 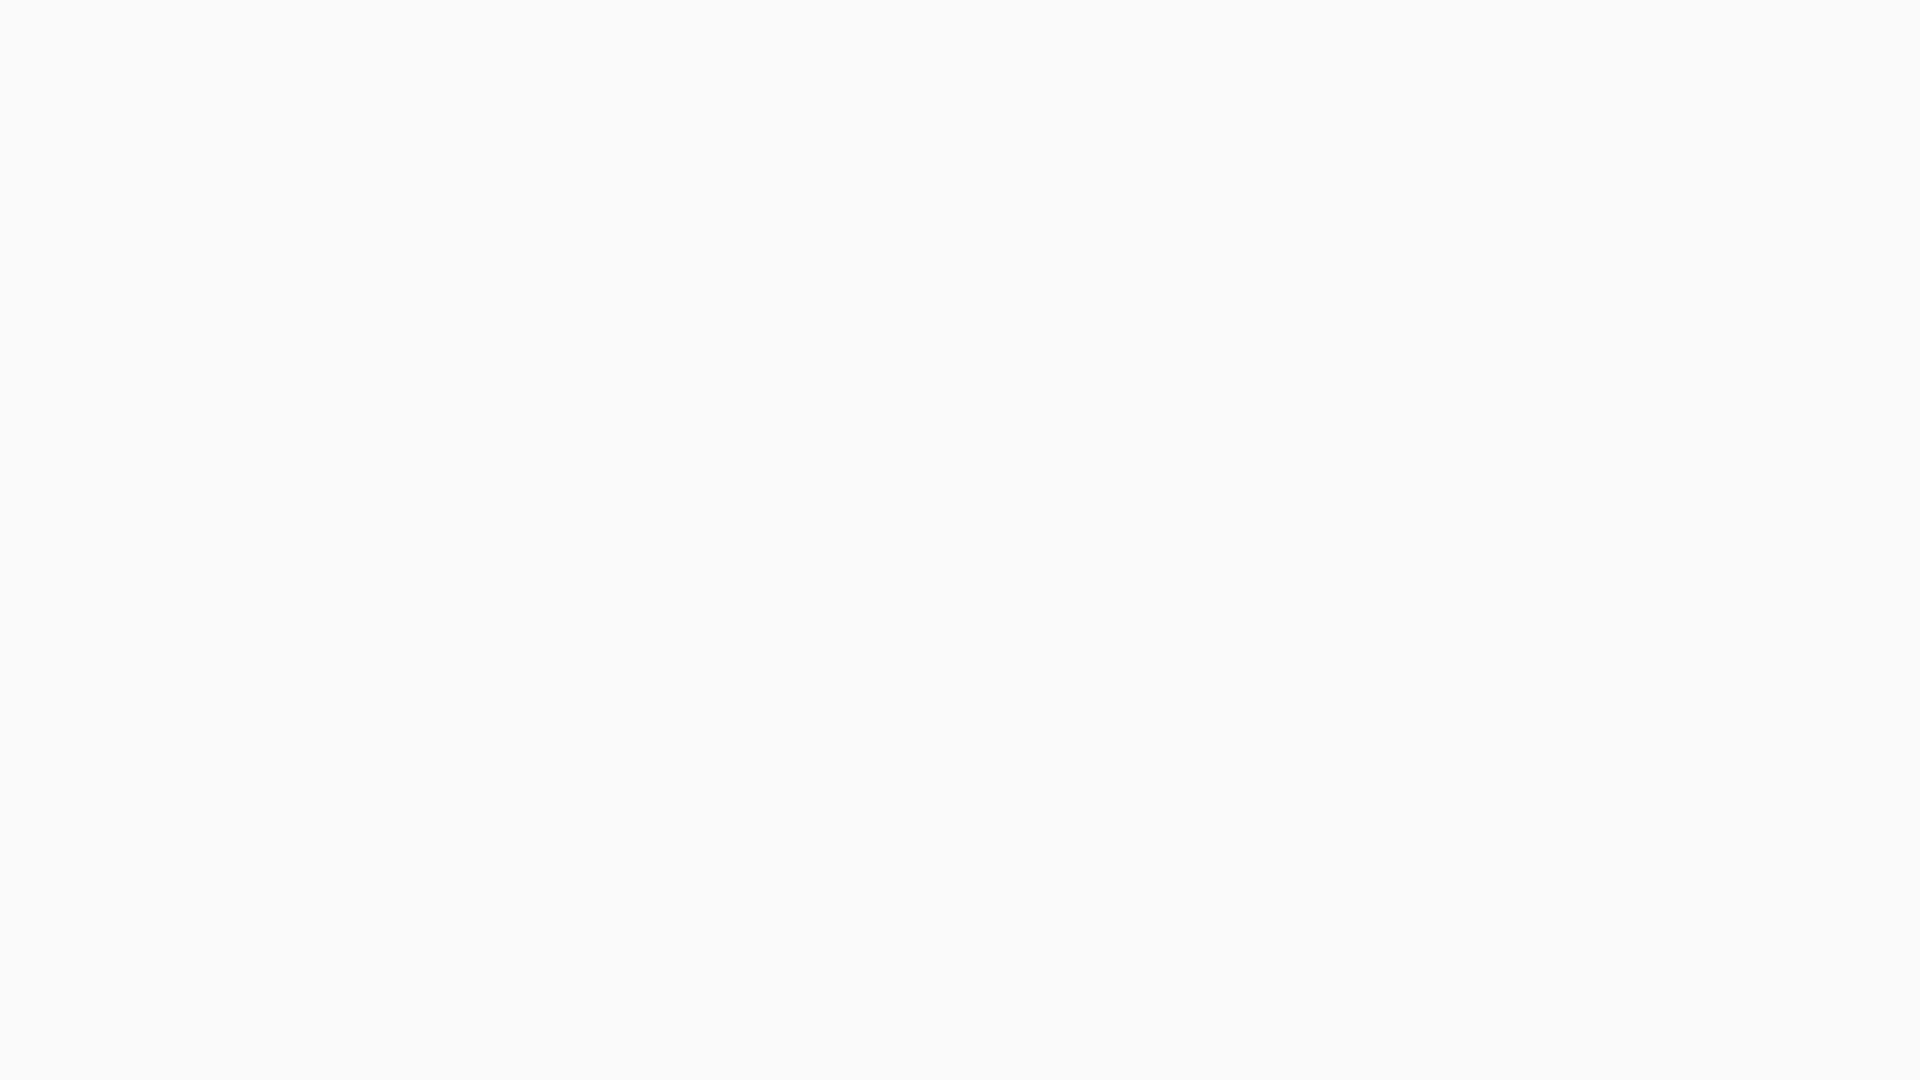 What do you see at coordinates (180, 189) in the screenshot?
I see `Staying Safe` at bounding box center [180, 189].